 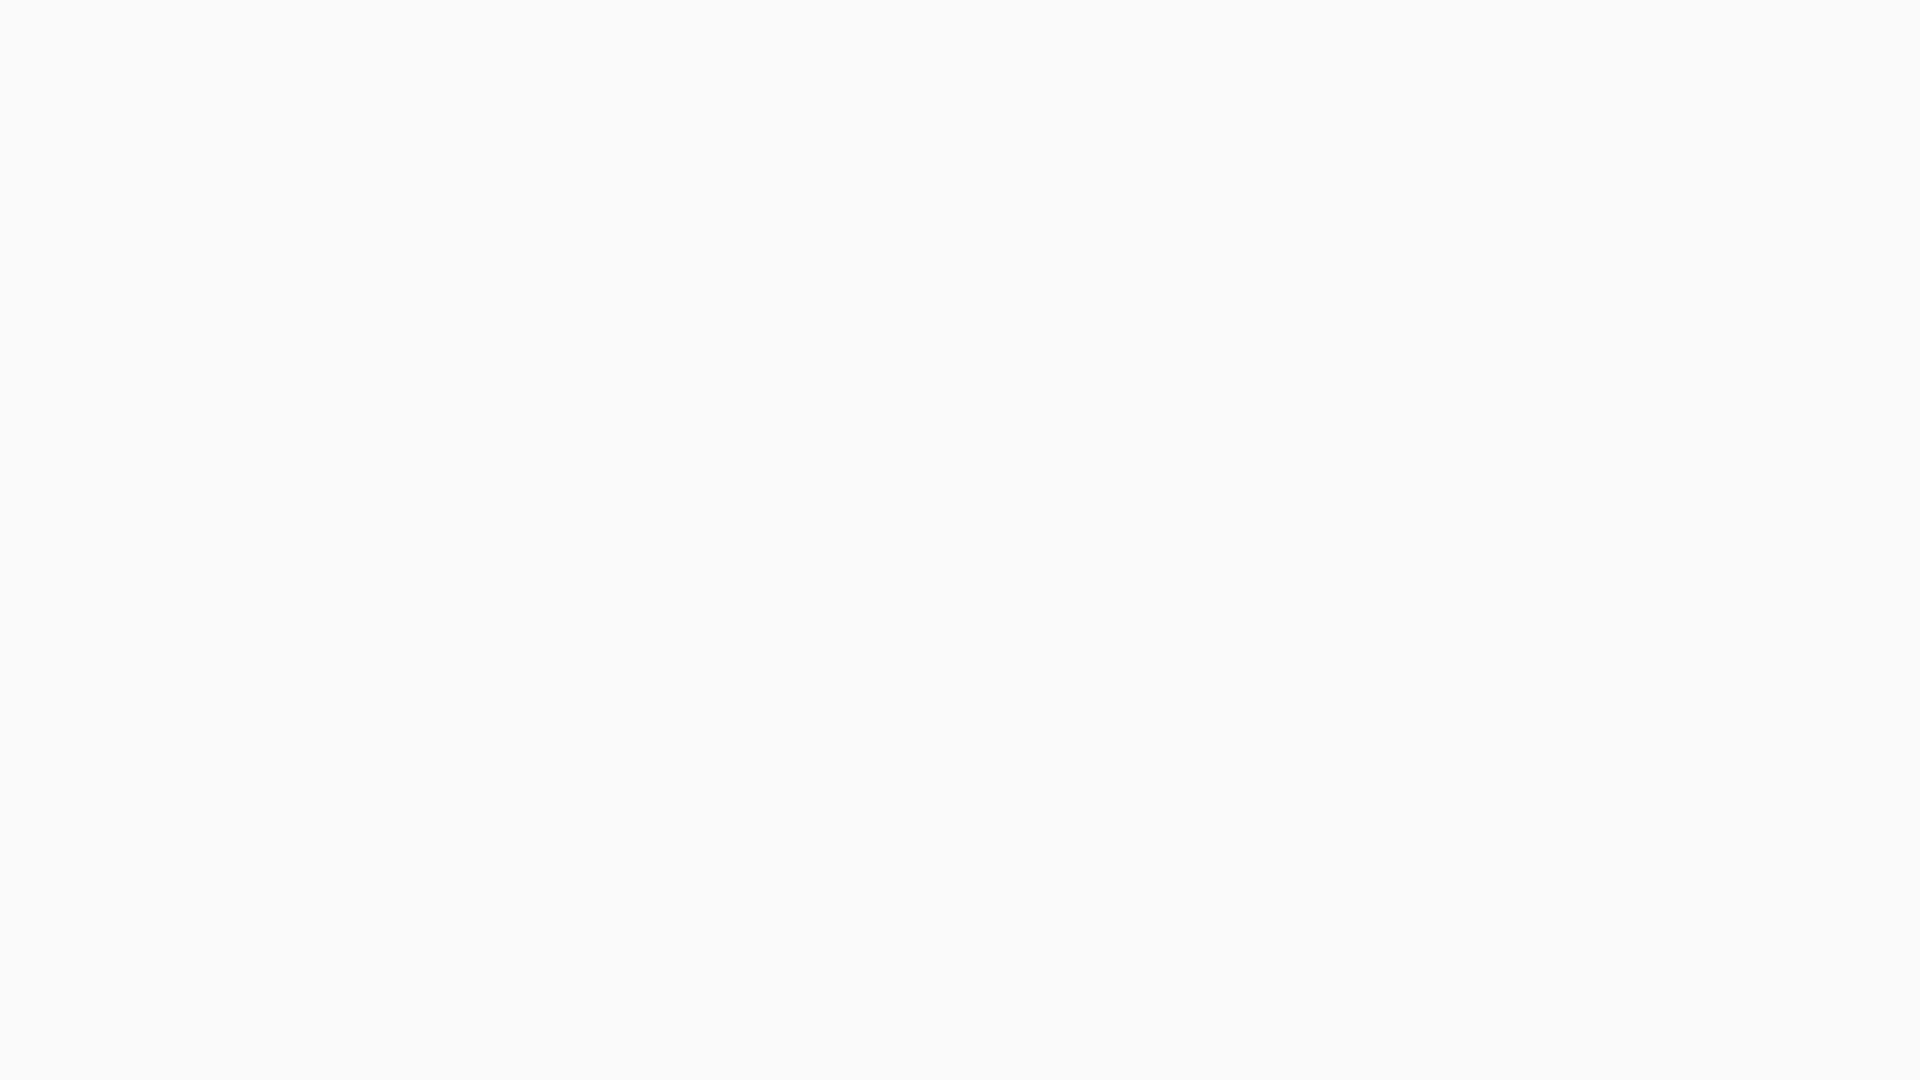 What do you see at coordinates (180, 189) in the screenshot?
I see `Staying Safe` at bounding box center [180, 189].